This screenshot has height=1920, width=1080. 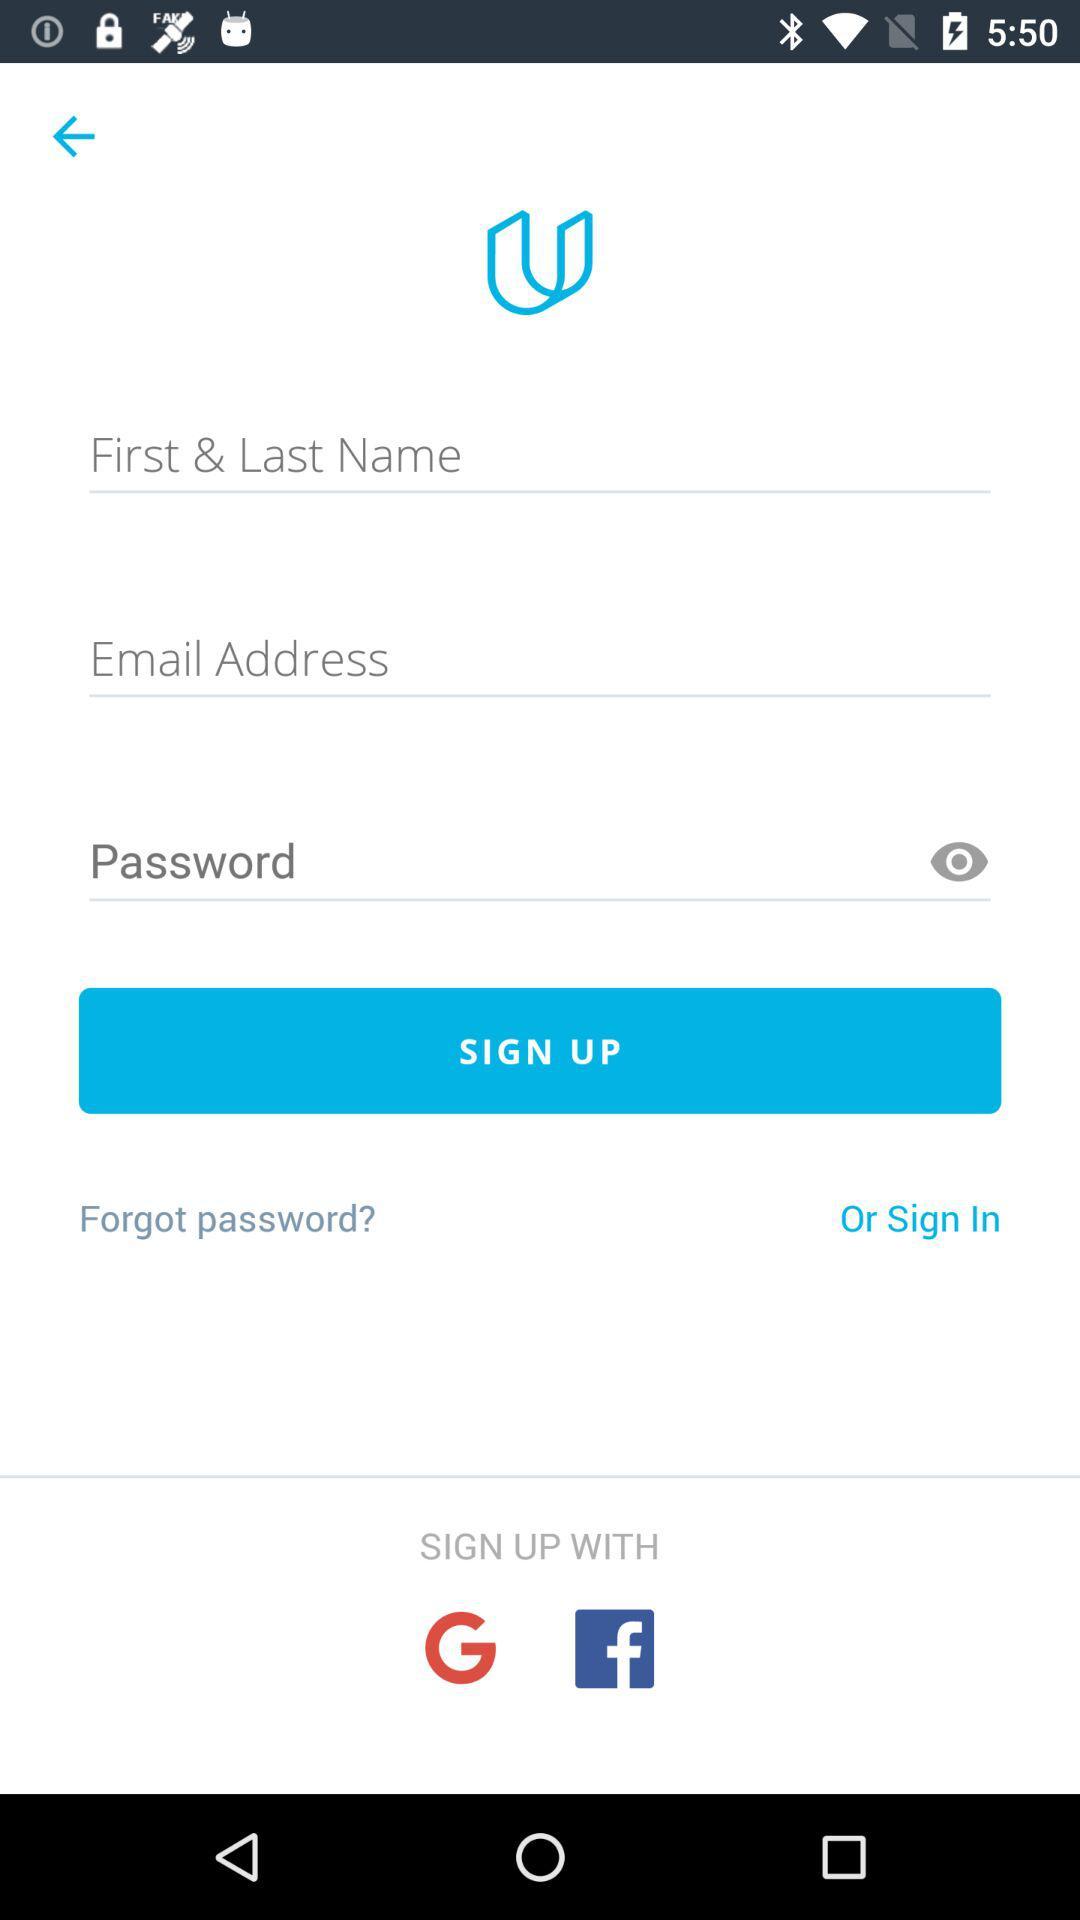 I want to click on facebook sign-up option, so click(x=613, y=1648).